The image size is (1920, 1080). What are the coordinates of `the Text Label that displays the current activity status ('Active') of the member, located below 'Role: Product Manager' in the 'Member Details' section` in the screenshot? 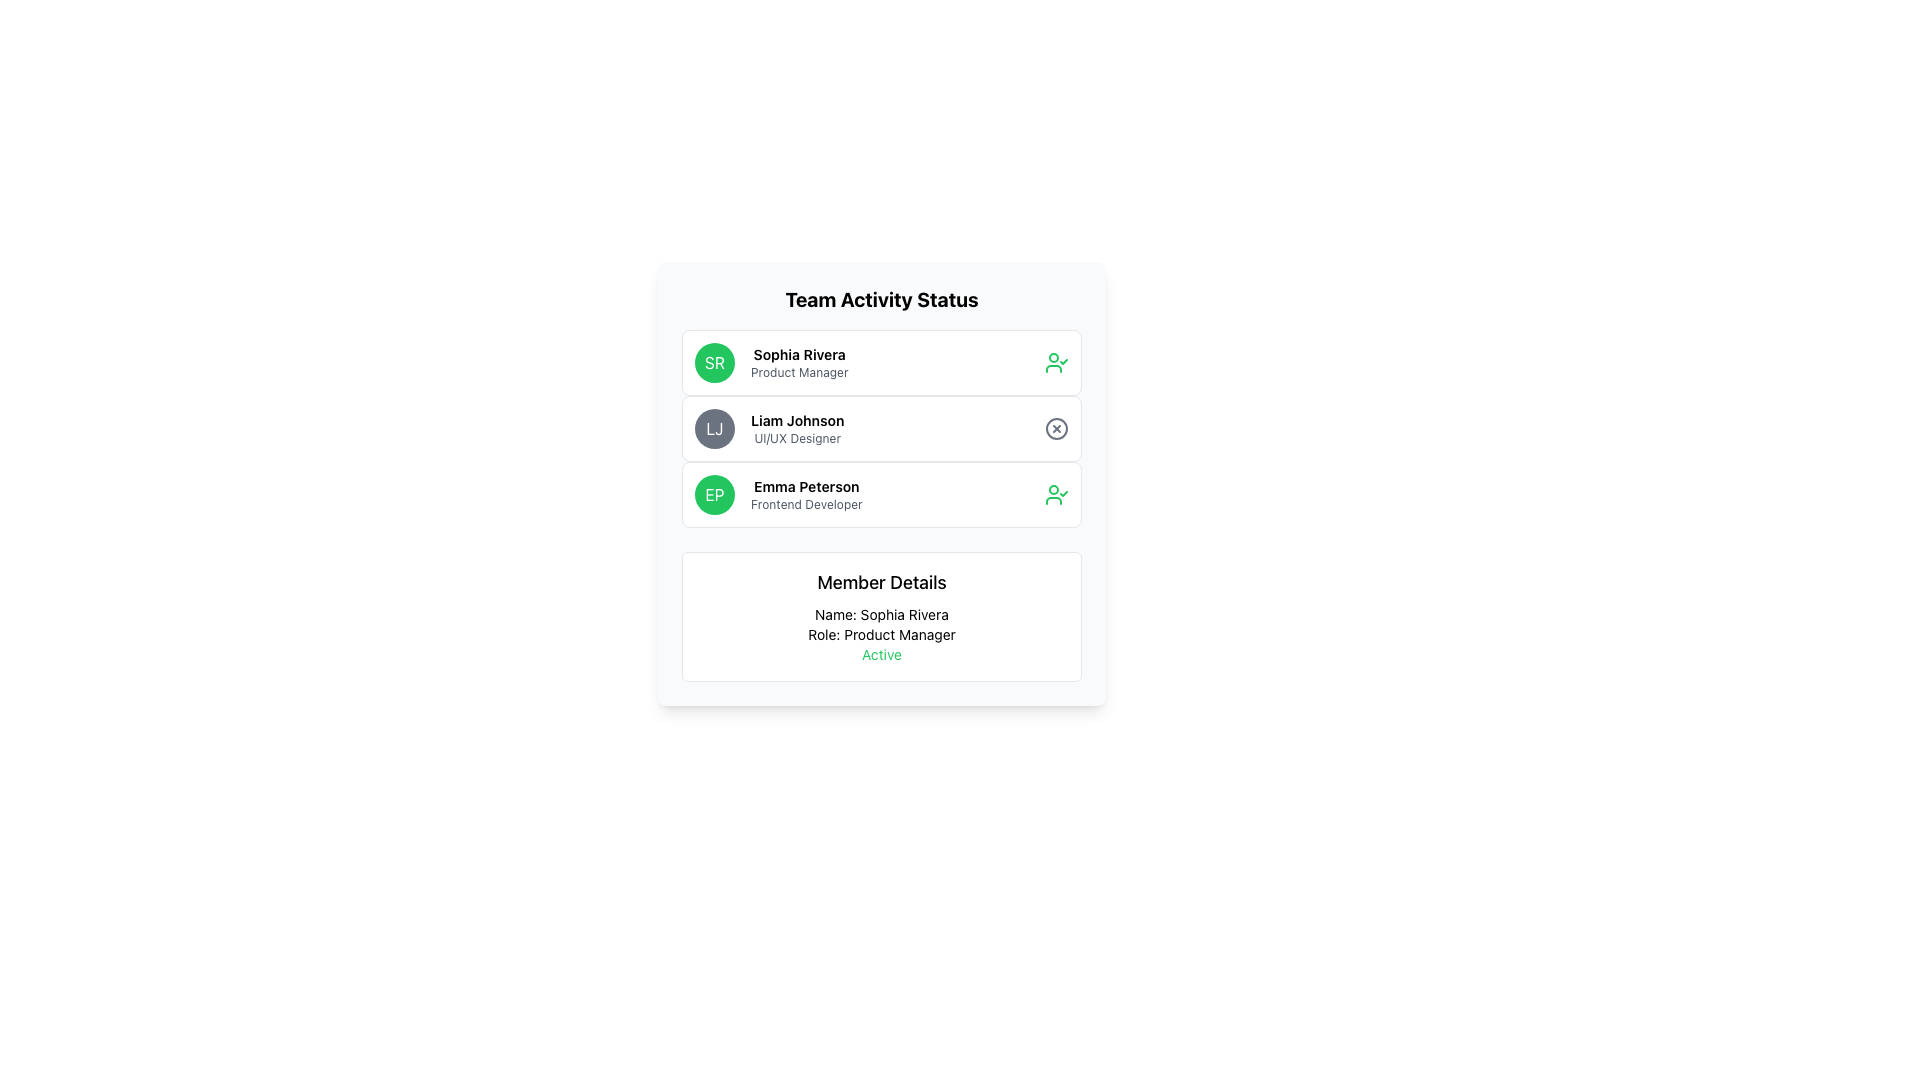 It's located at (881, 655).